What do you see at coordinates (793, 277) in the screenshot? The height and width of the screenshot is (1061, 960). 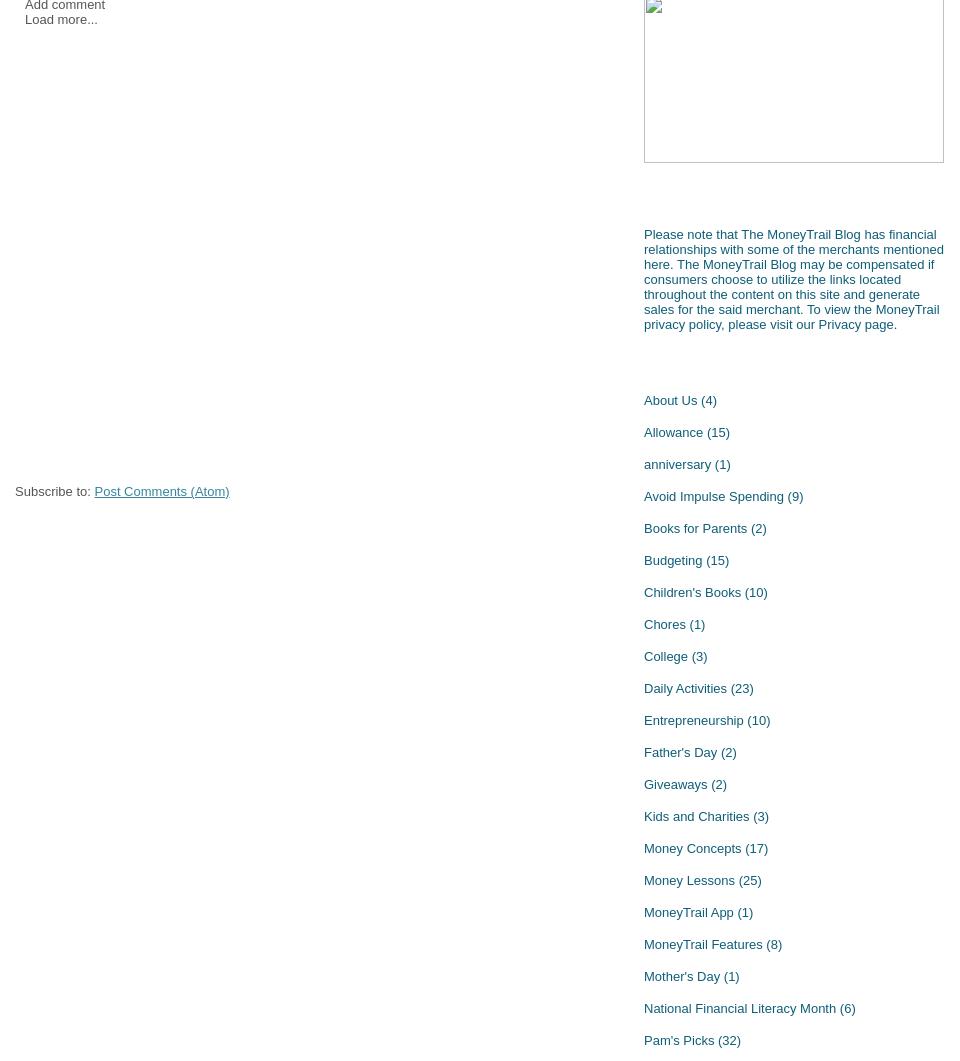 I see `'Please note that The MoneyTrail Blog has financial relationships with some of the merchants mentioned here.  The MoneyTrail Blog may be compensated if consumers choose to utilize the links located throughout the content on this site and generate sales for the said merchant.

To view the MoneyTrail privacy policy, please visit our'` at bounding box center [793, 277].